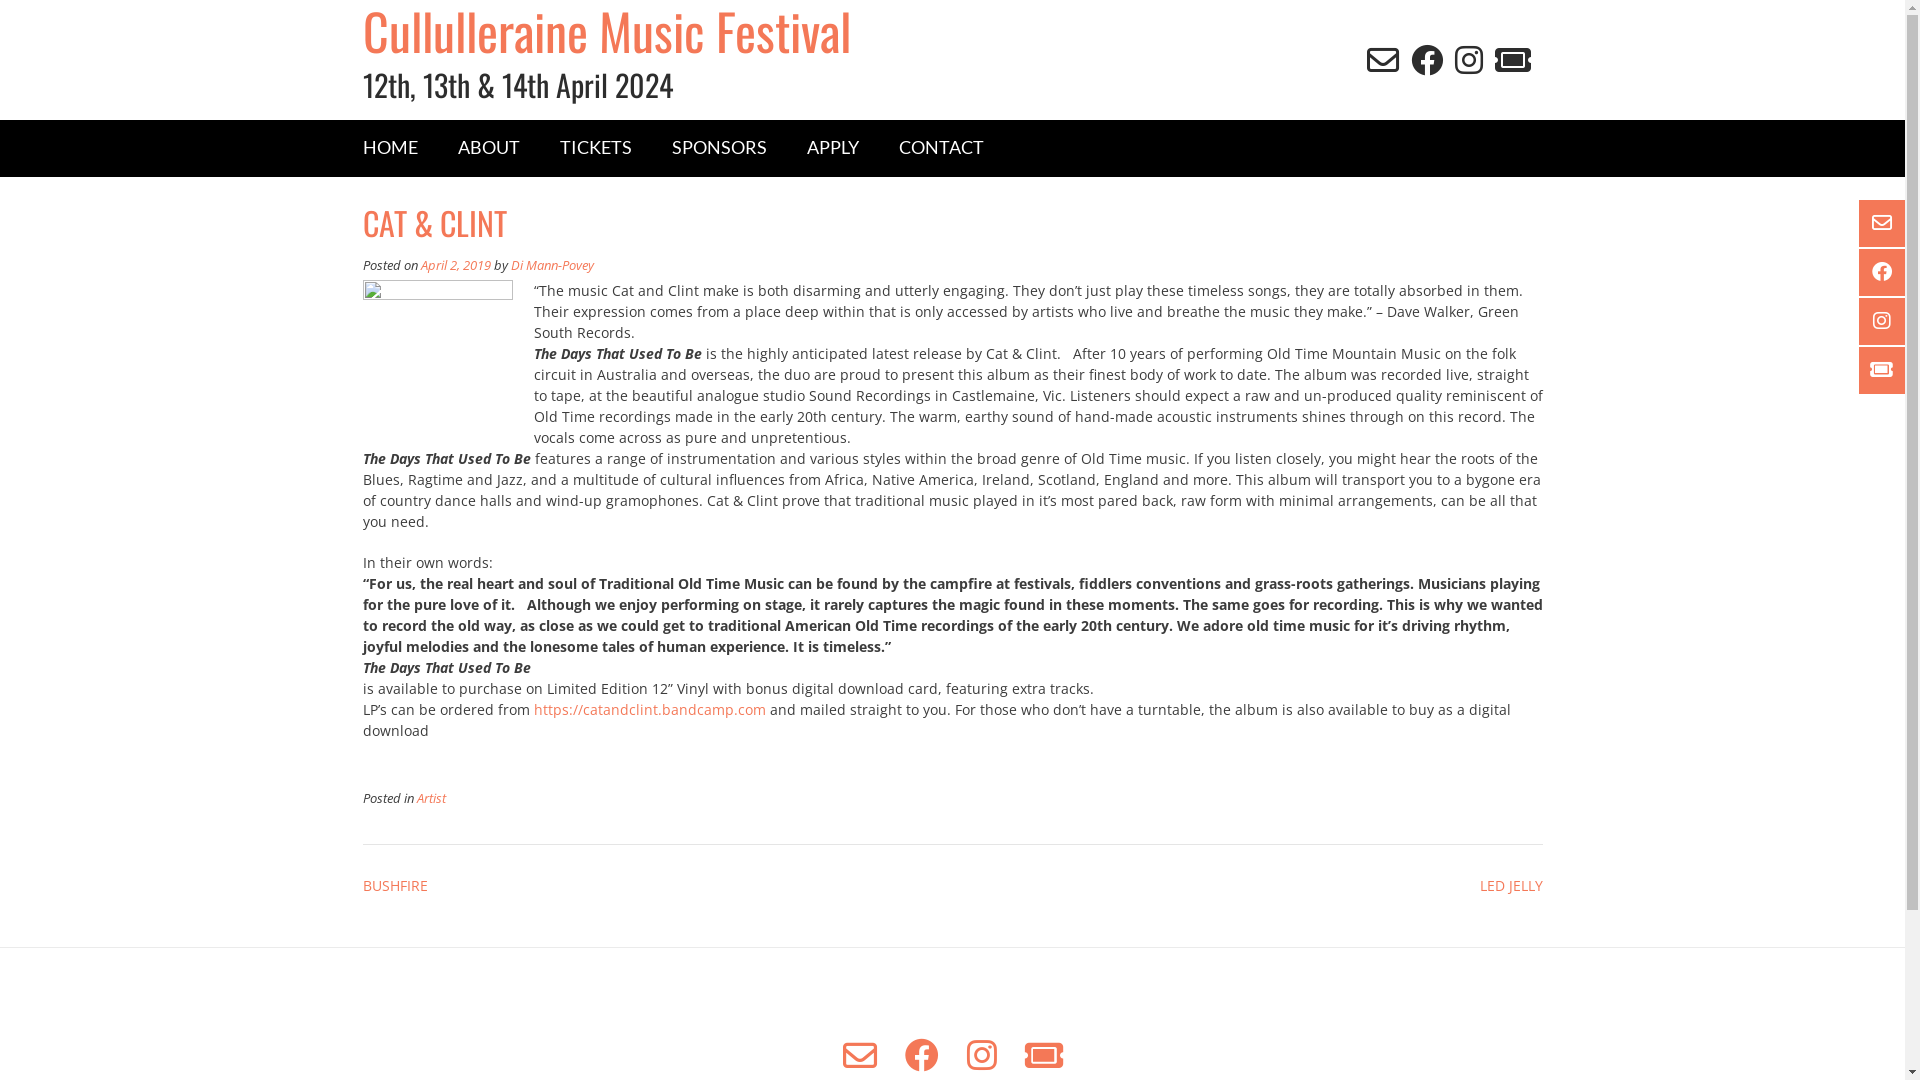 Image resolution: width=1920 pixels, height=1080 pixels. Describe the element at coordinates (436, 147) in the screenshot. I see `'ABOUT'` at that location.